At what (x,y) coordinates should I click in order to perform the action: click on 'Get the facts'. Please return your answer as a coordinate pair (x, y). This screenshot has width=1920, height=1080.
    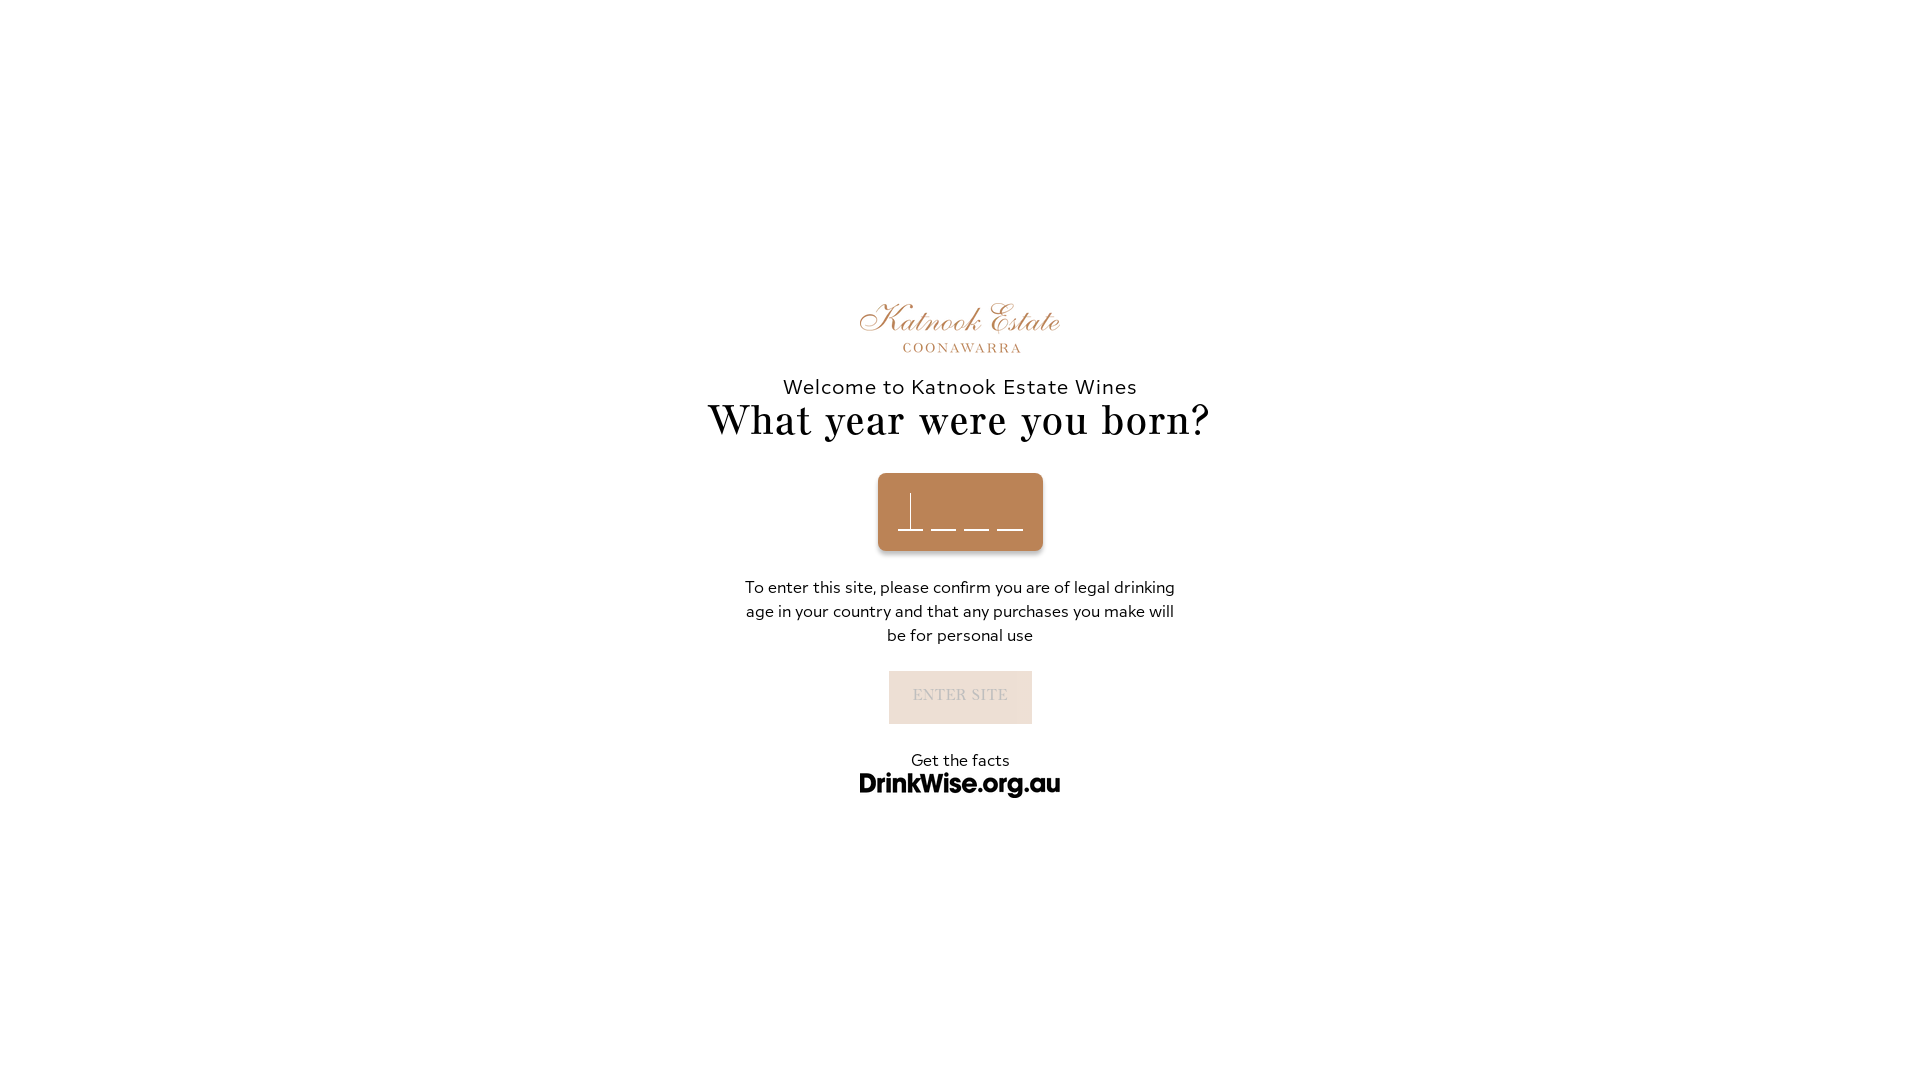
    Looking at the image, I should click on (958, 759).